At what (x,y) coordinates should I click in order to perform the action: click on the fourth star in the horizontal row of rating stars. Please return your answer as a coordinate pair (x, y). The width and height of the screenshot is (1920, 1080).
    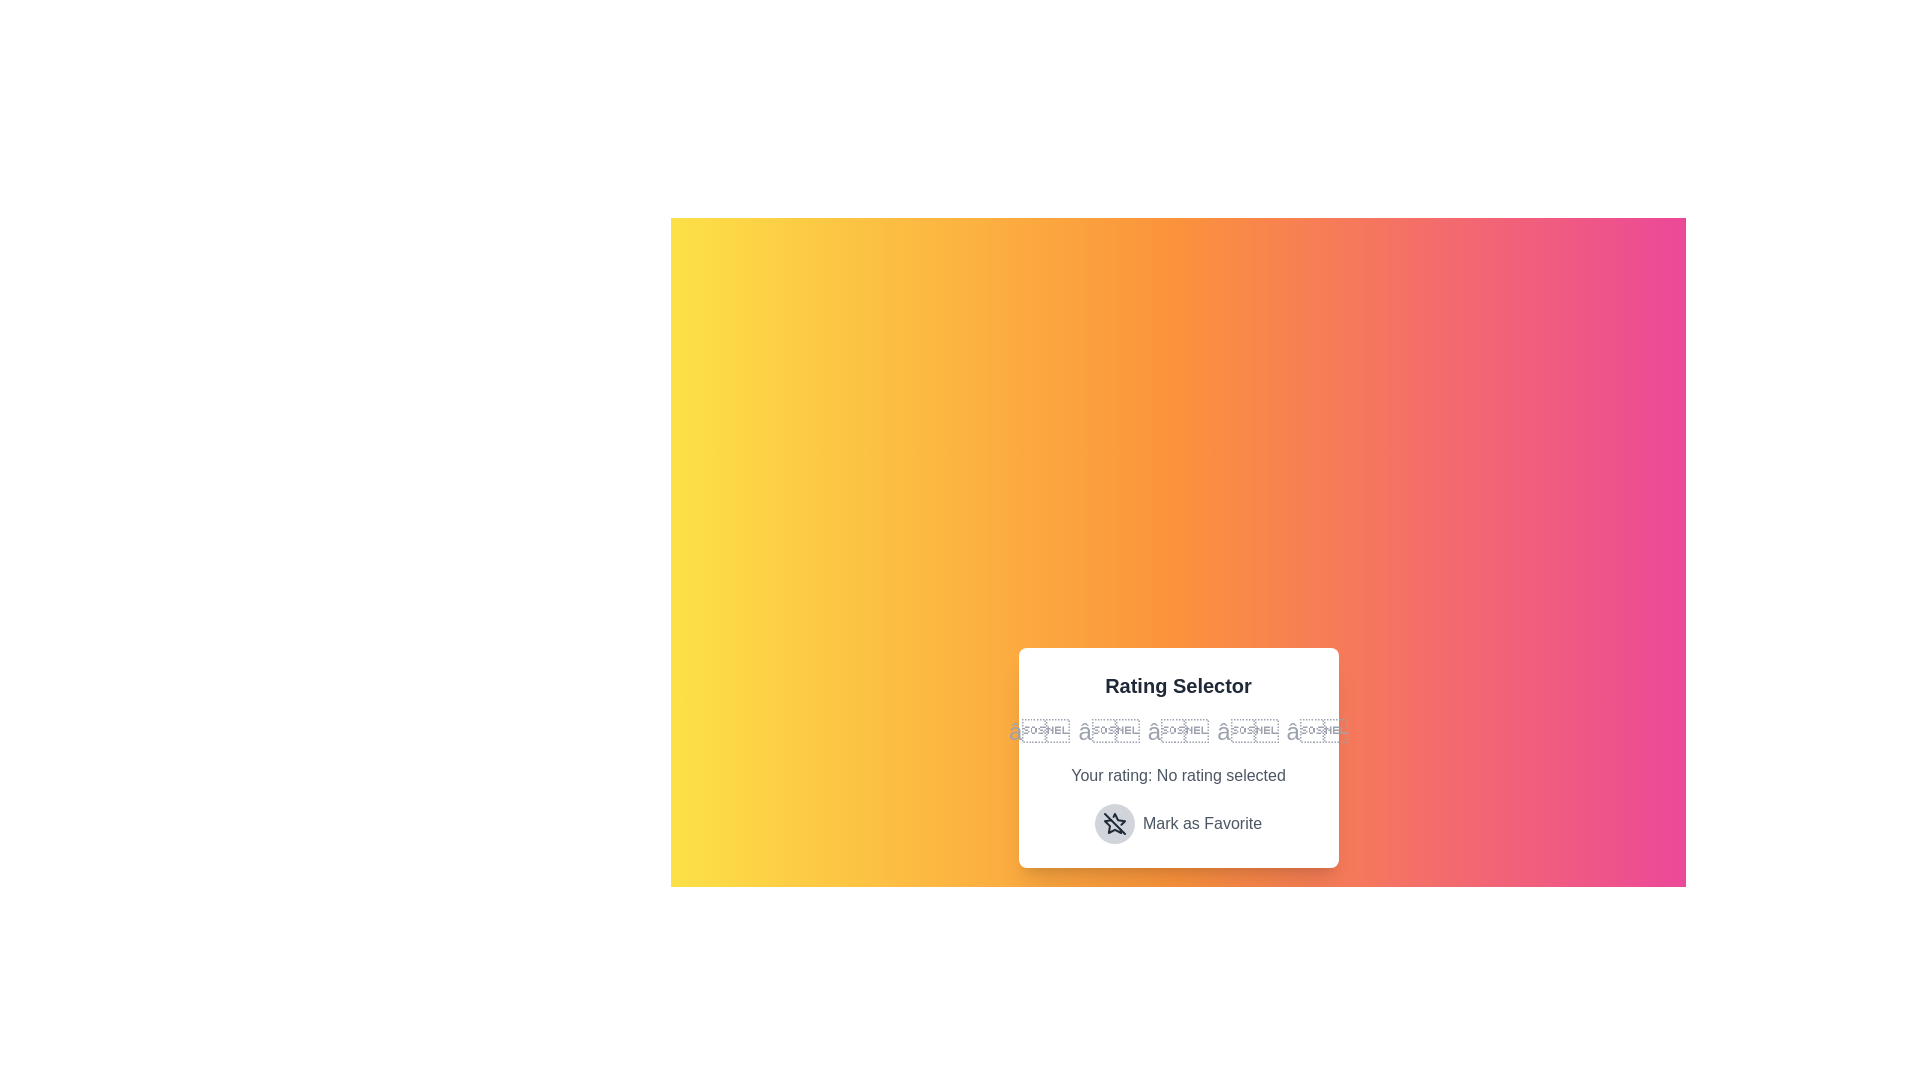
    Looking at the image, I should click on (1246, 732).